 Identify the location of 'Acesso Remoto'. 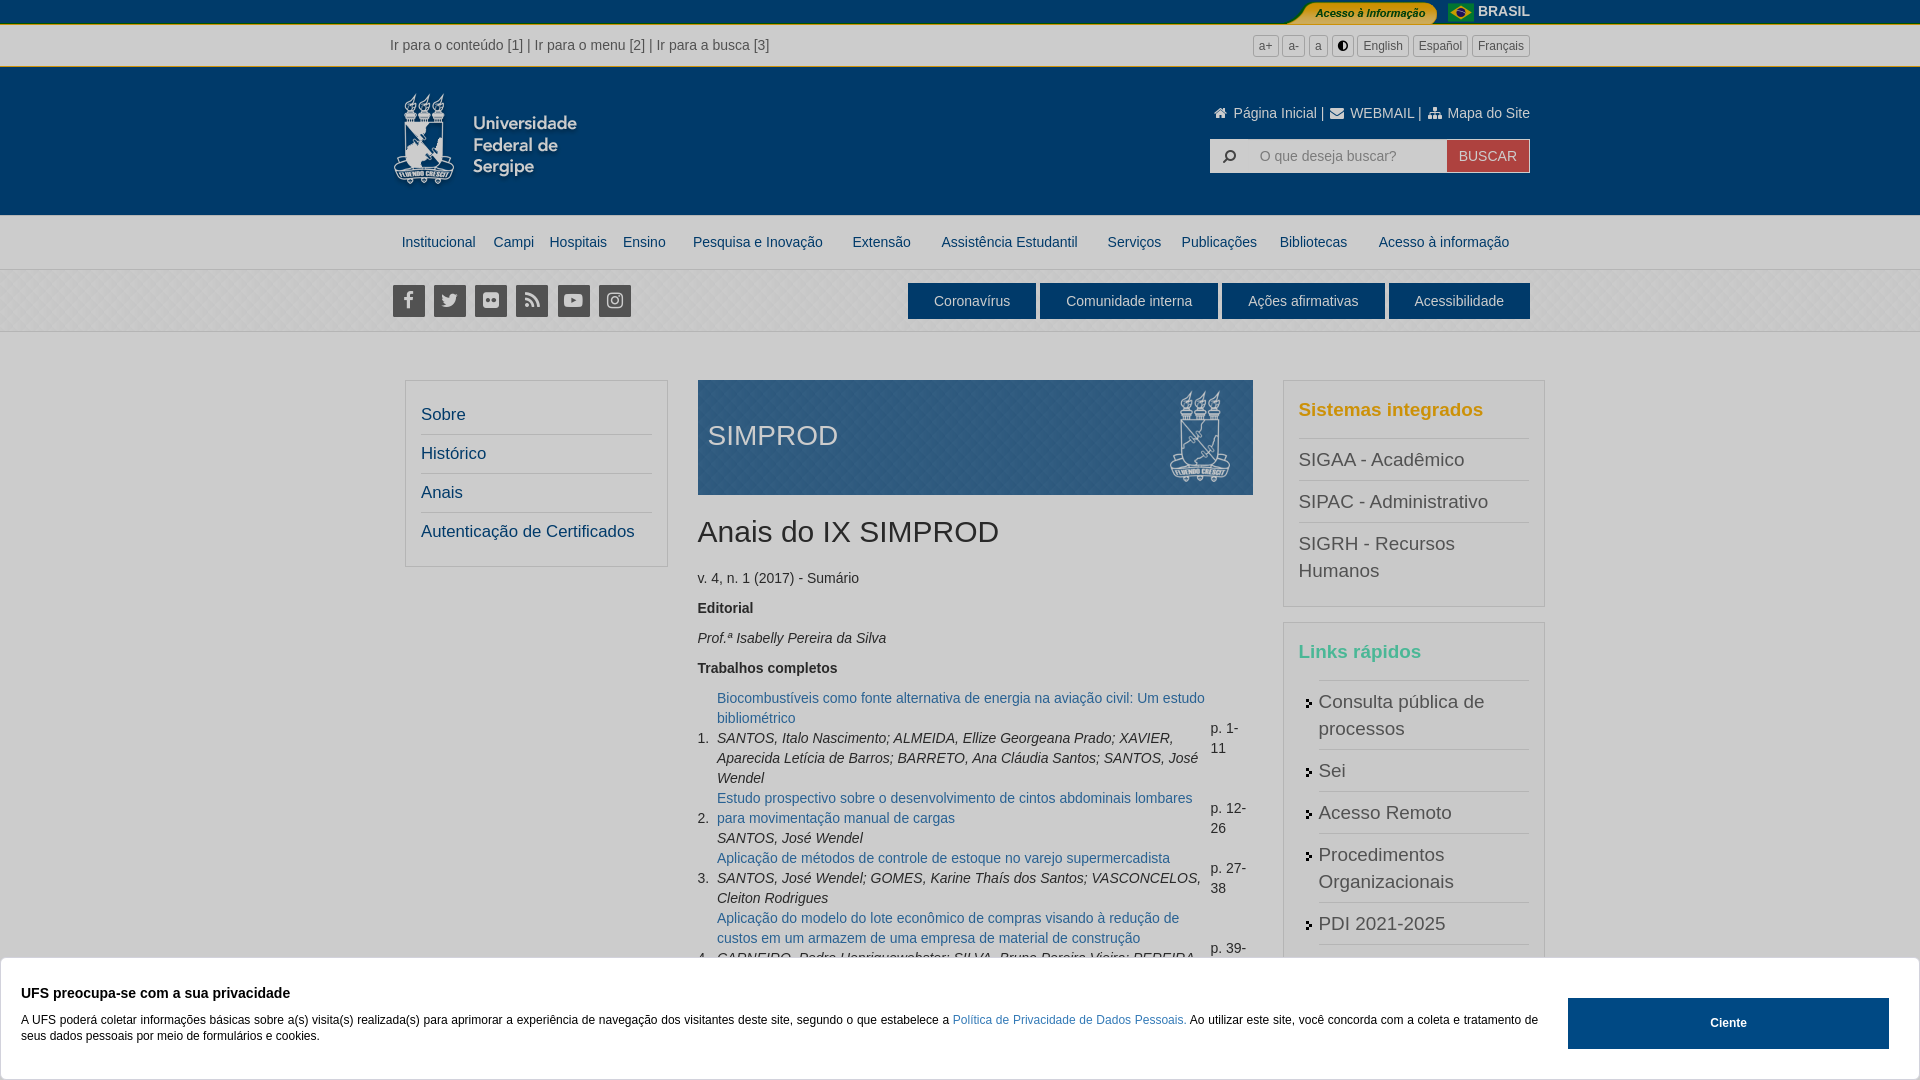
(1383, 812).